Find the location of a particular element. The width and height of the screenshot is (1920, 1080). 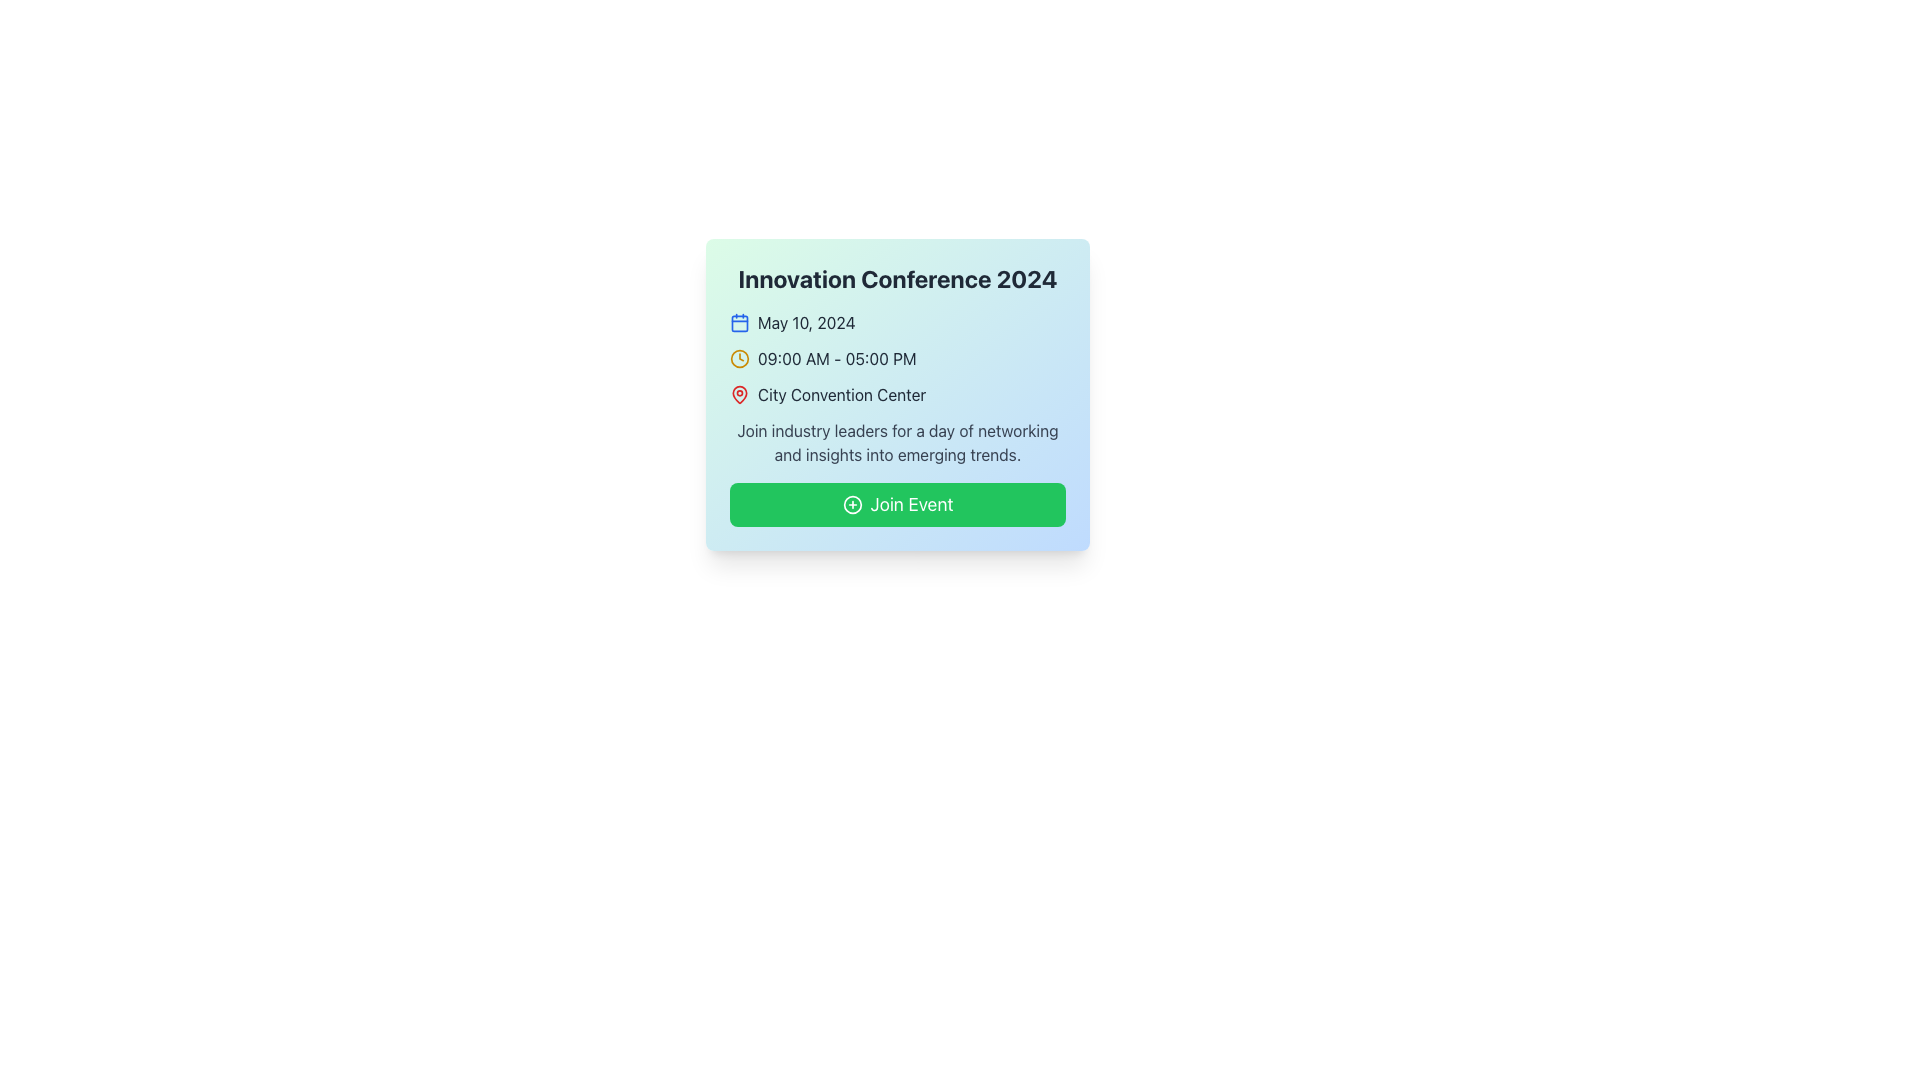

the 'What this Text with icon does' element which provides the schedule for the event, located second in the list below the event name, directly under the date and above the venue name is located at coordinates (896, 357).